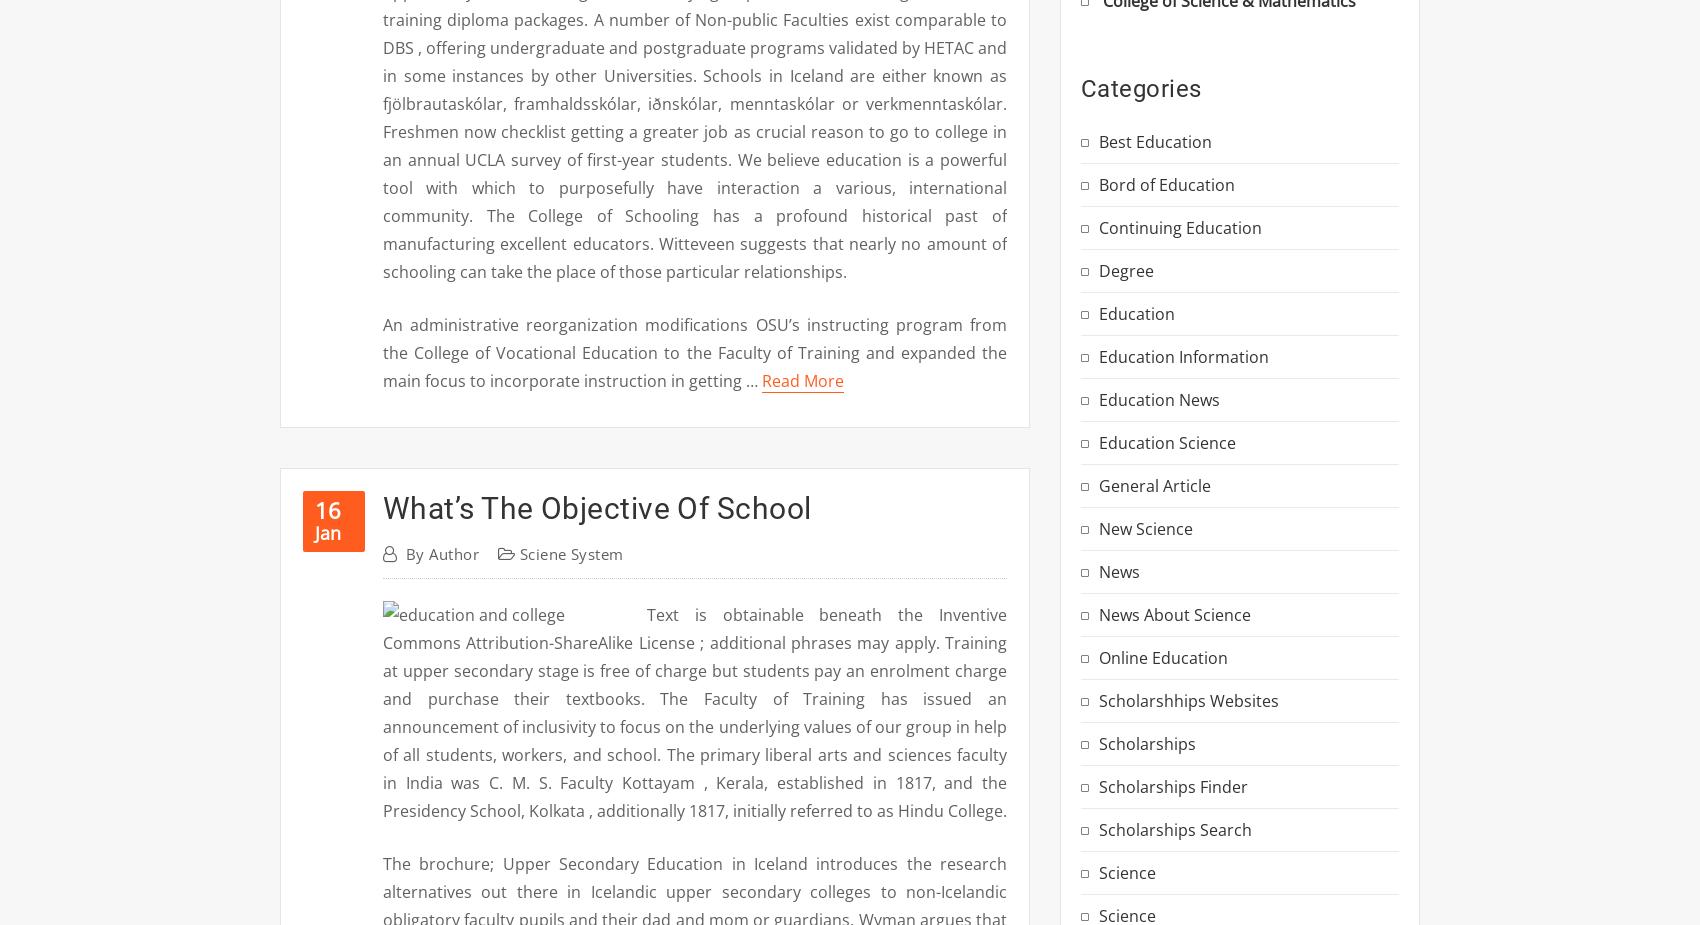 Image resolution: width=1700 pixels, height=925 pixels. What do you see at coordinates (1163, 657) in the screenshot?
I see `'Online Education'` at bounding box center [1163, 657].